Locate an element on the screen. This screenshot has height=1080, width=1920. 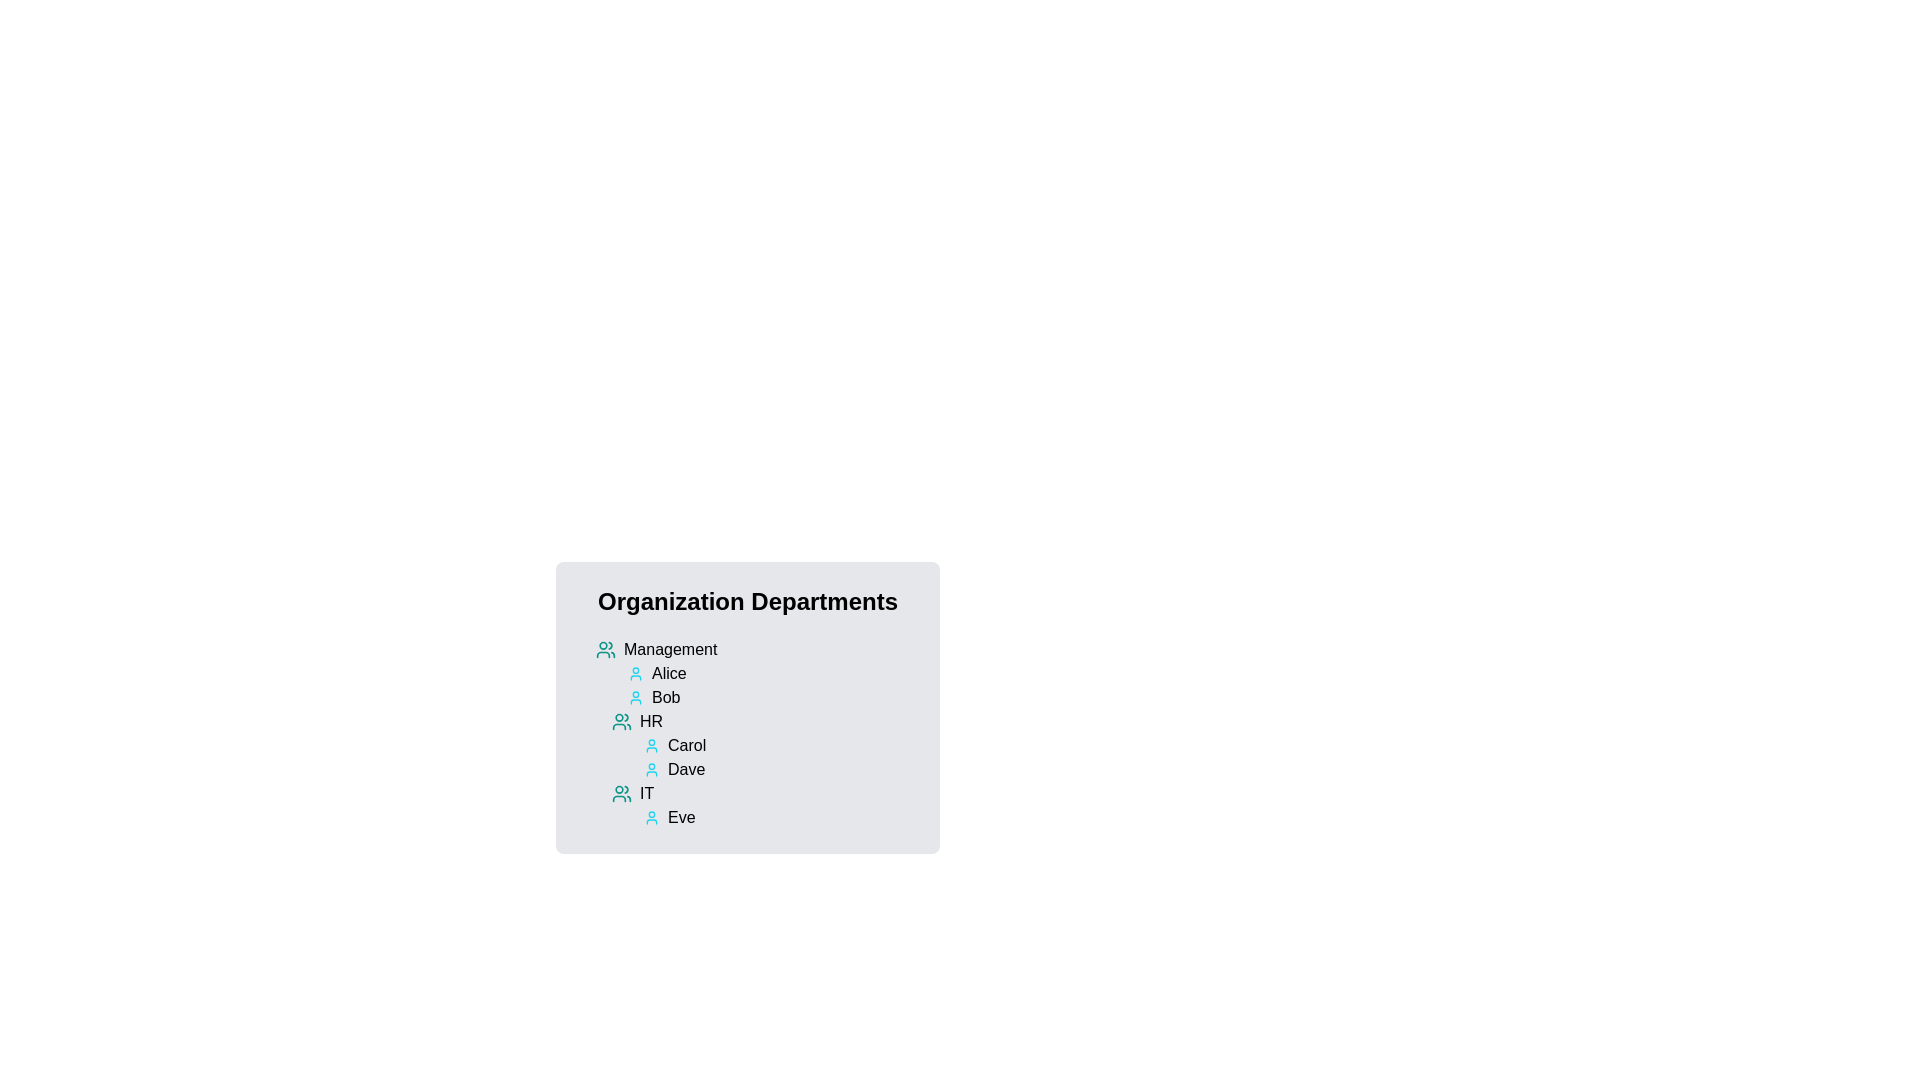
the text element displaying 'Alice' in bold black font, located in the 'Management' section, just below the title 'Management' and above the text 'Bob' is located at coordinates (669, 674).